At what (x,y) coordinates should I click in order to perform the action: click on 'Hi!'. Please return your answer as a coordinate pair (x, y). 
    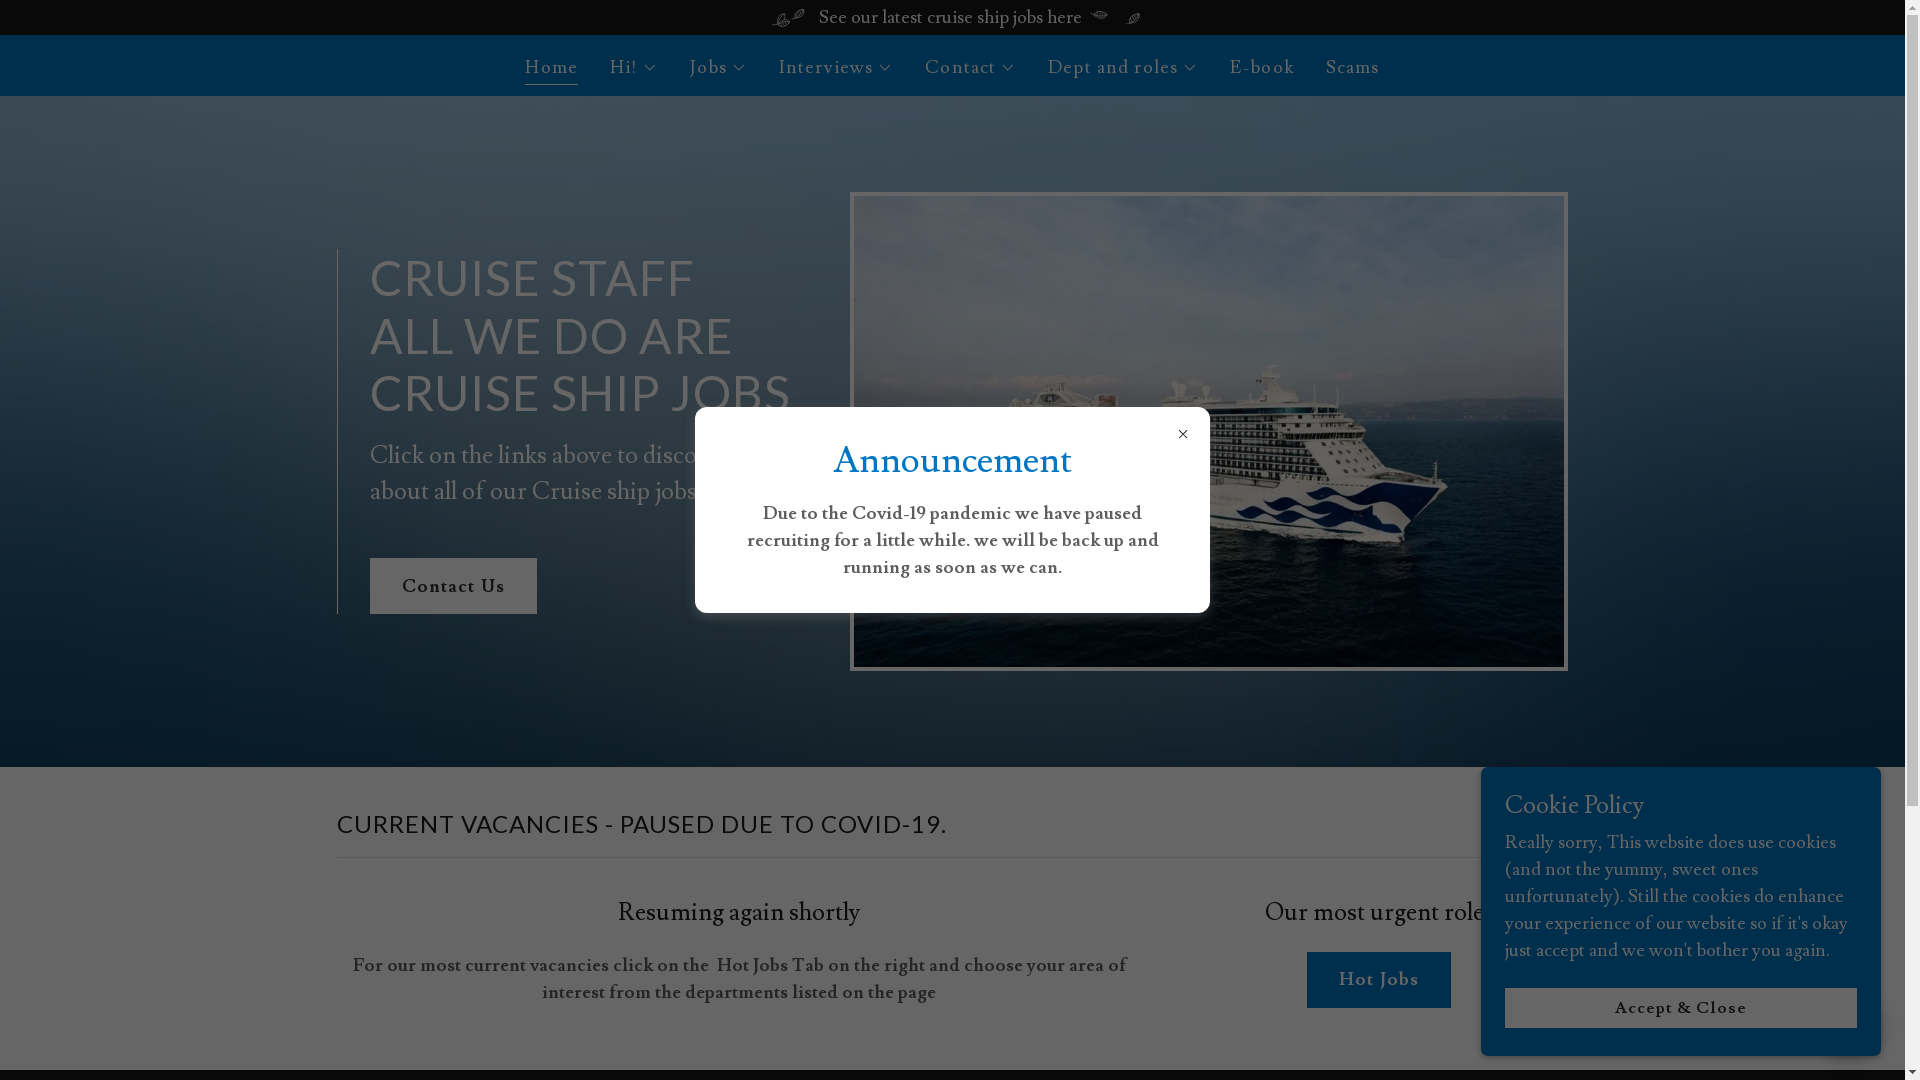
    Looking at the image, I should click on (632, 67).